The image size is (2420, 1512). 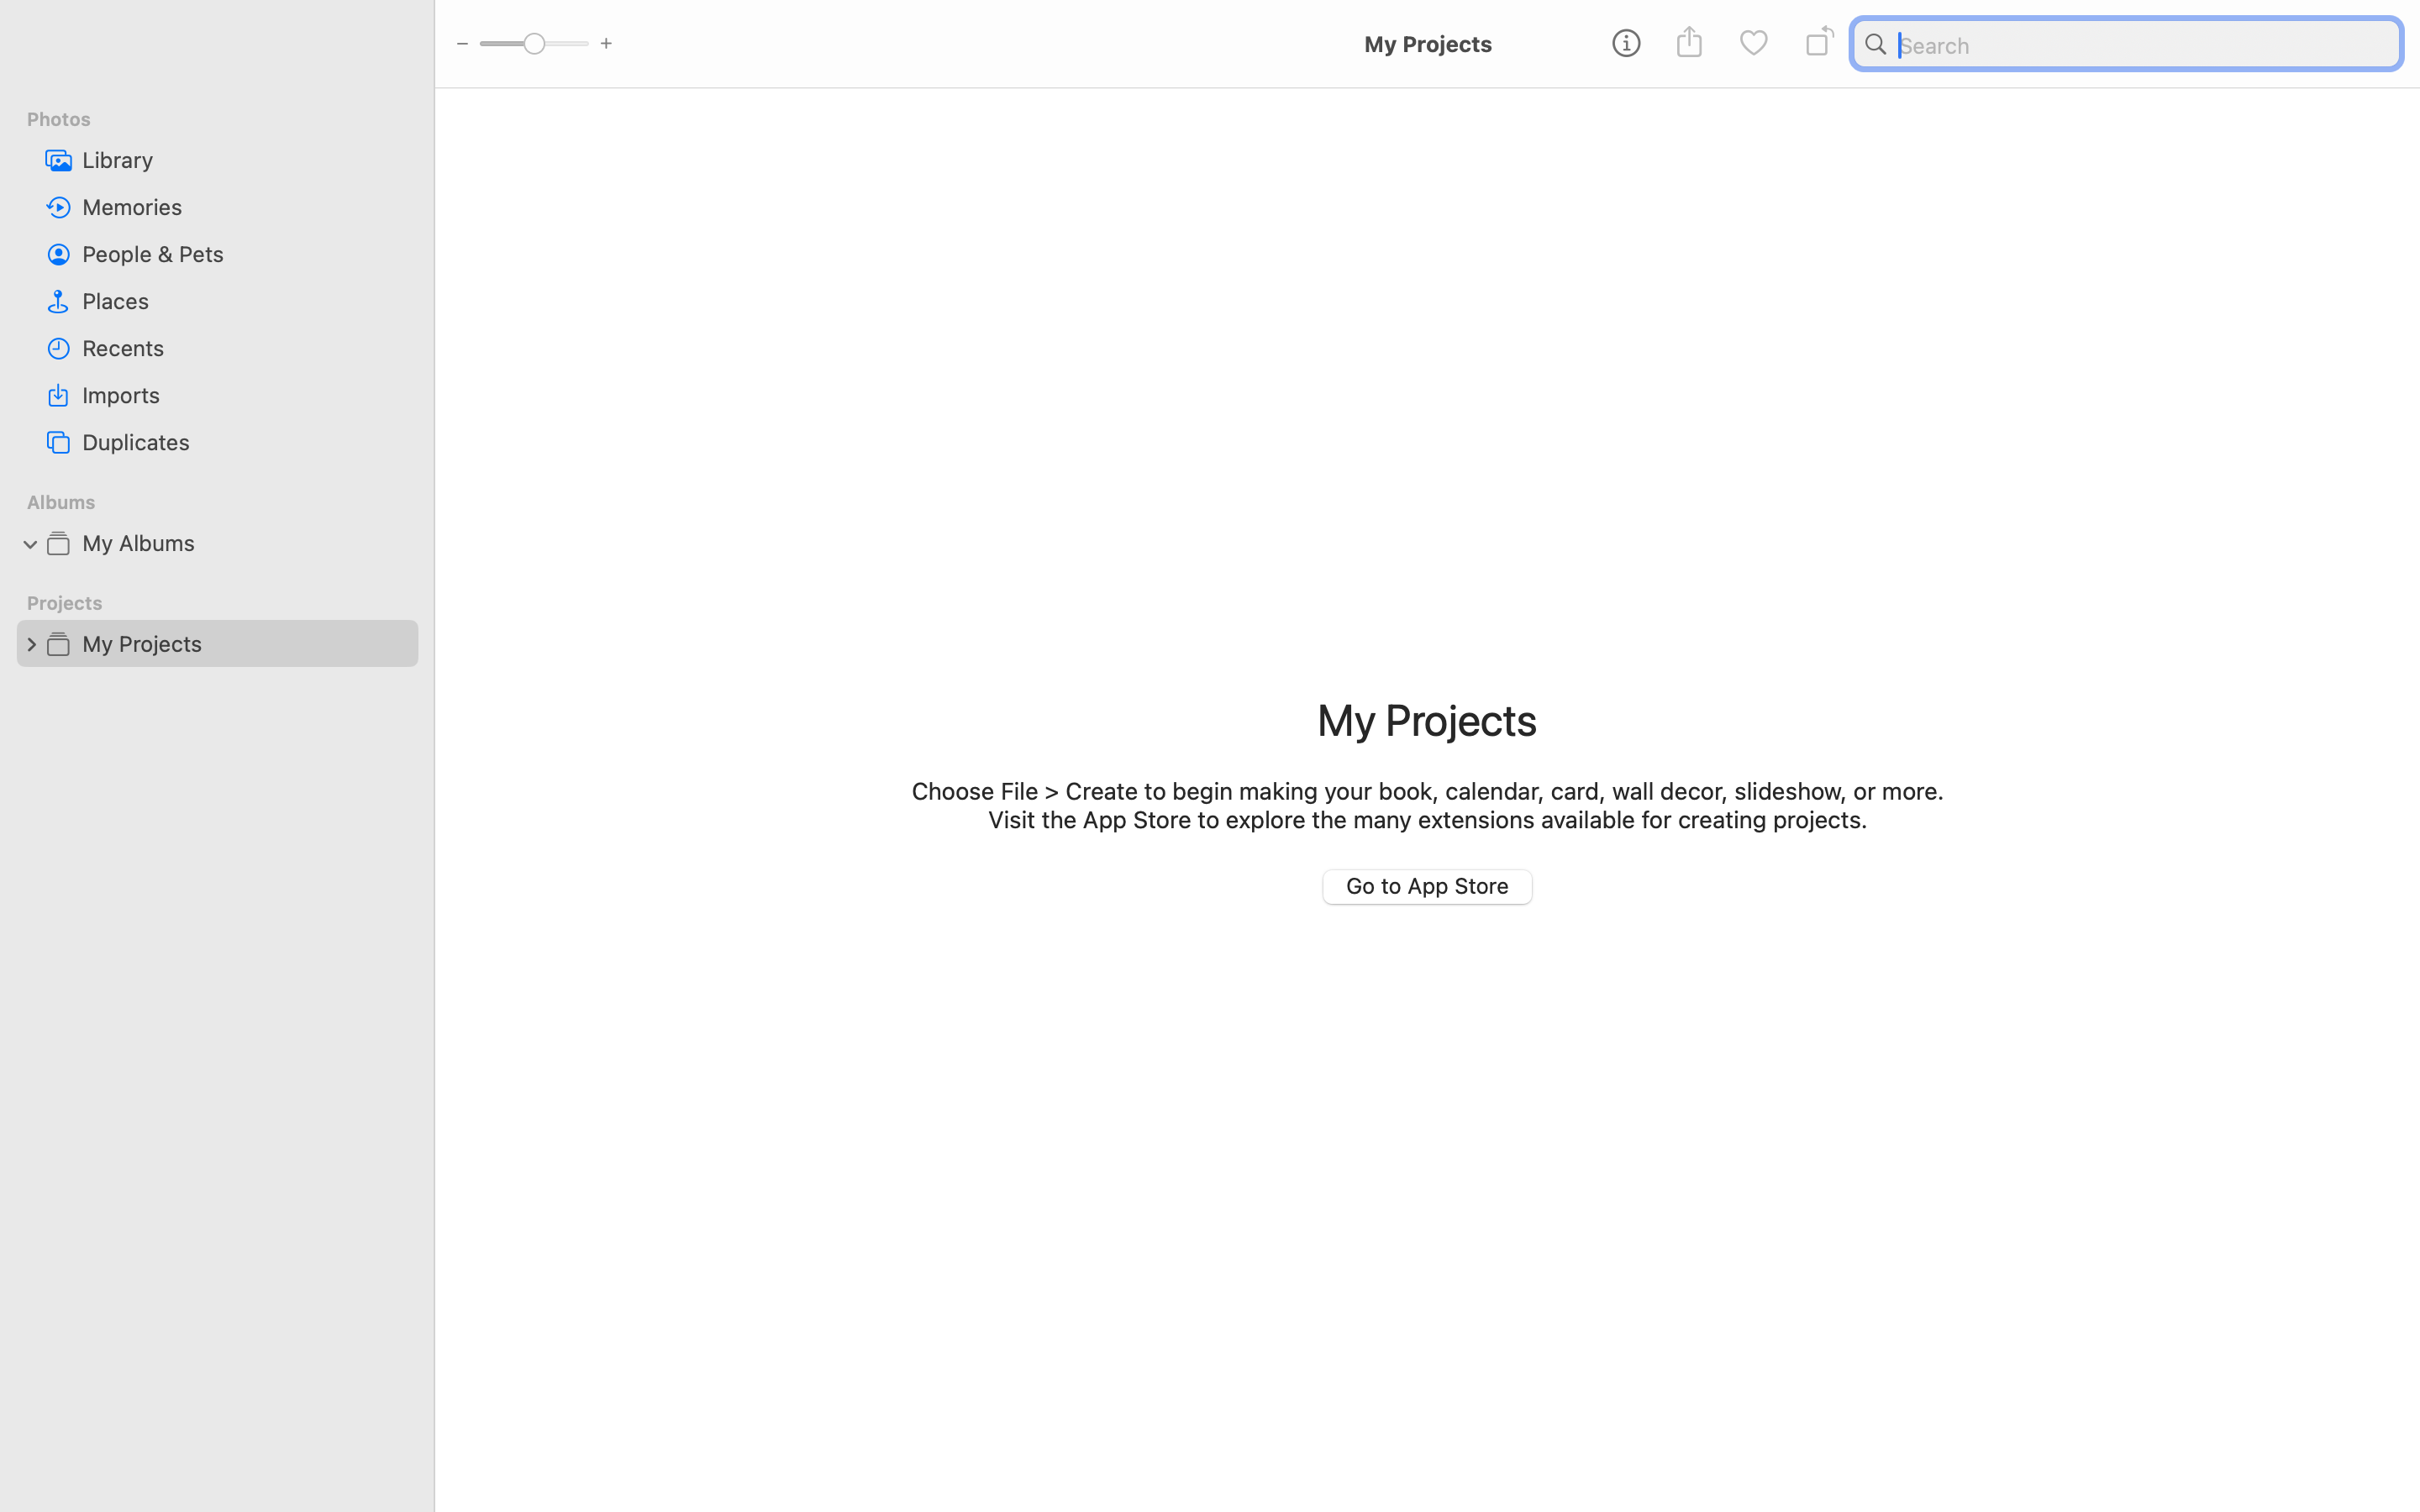 What do you see at coordinates (244, 394) in the screenshot?
I see `'Imports'` at bounding box center [244, 394].